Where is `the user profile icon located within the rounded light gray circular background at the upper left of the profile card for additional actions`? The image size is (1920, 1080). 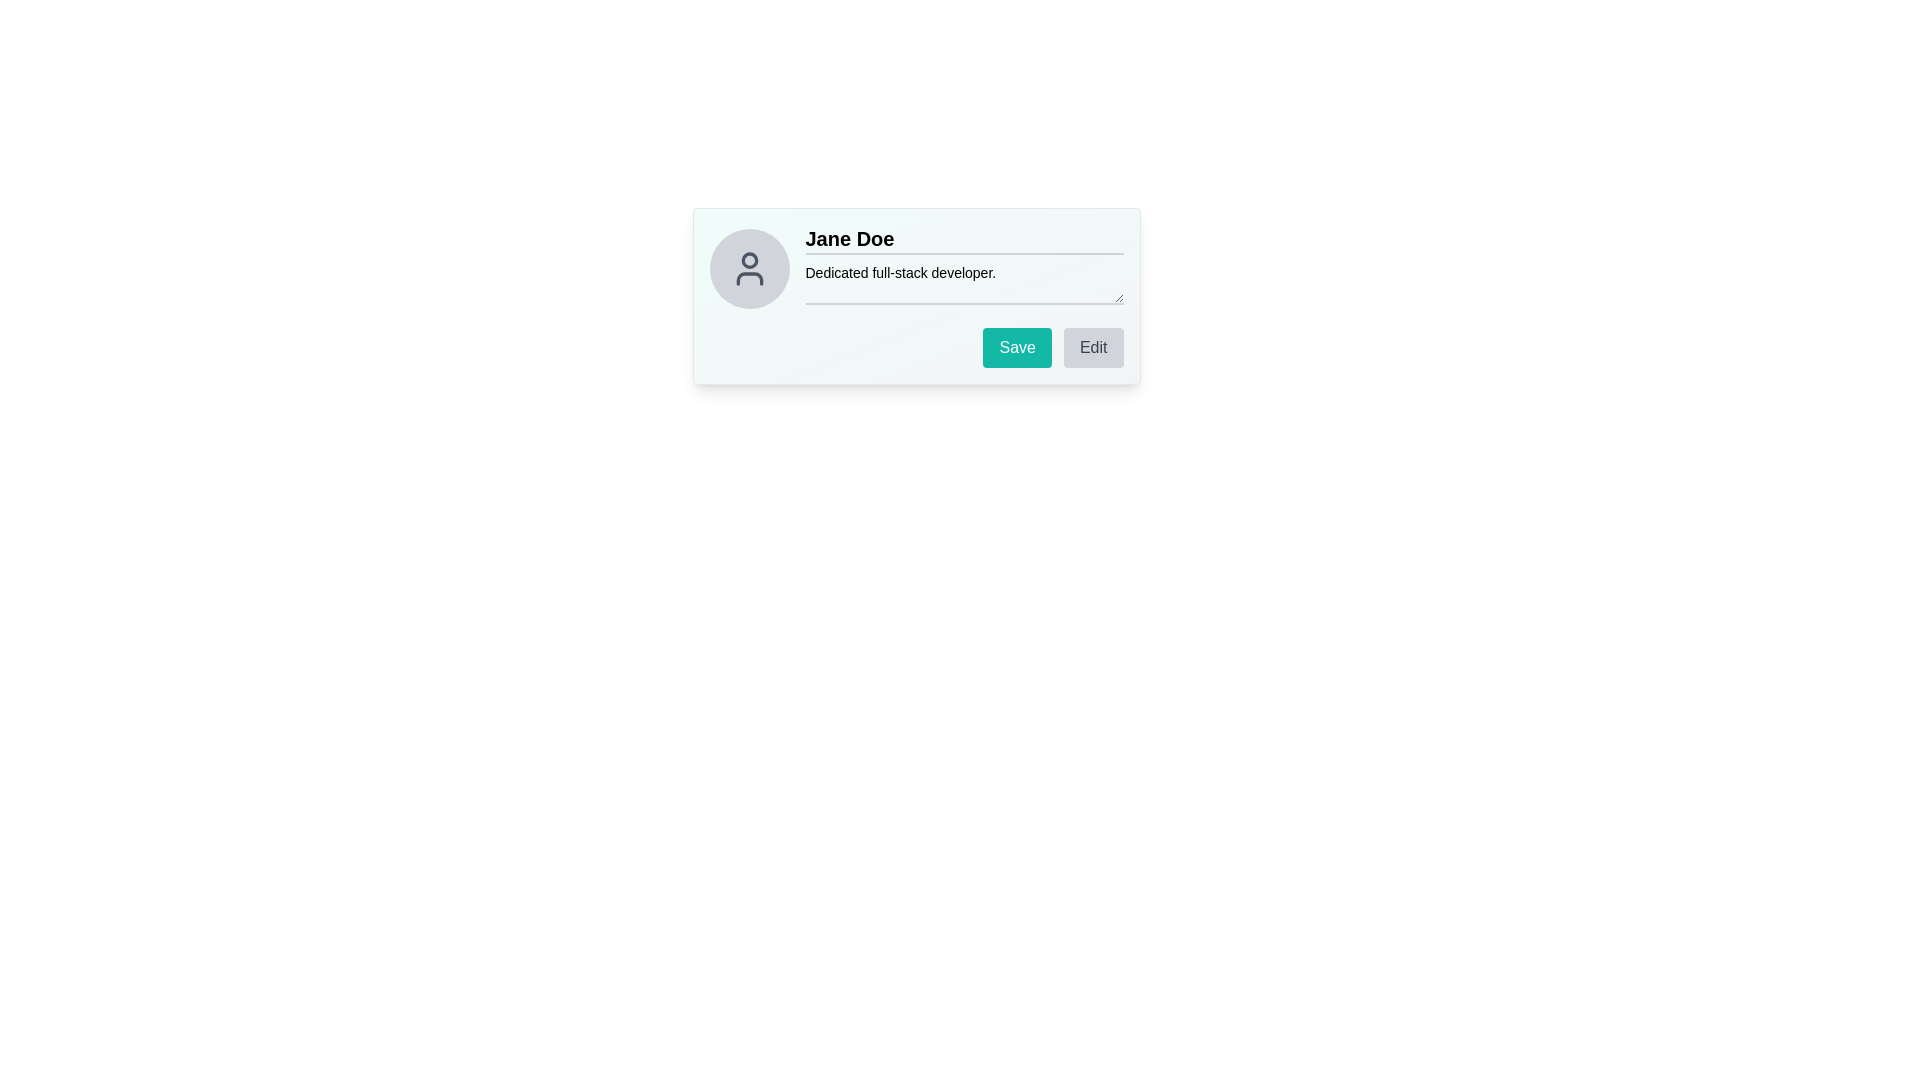 the user profile icon located within the rounded light gray circular background at the upper left of the profile card for additional actions is located at coordinates (748, 267).